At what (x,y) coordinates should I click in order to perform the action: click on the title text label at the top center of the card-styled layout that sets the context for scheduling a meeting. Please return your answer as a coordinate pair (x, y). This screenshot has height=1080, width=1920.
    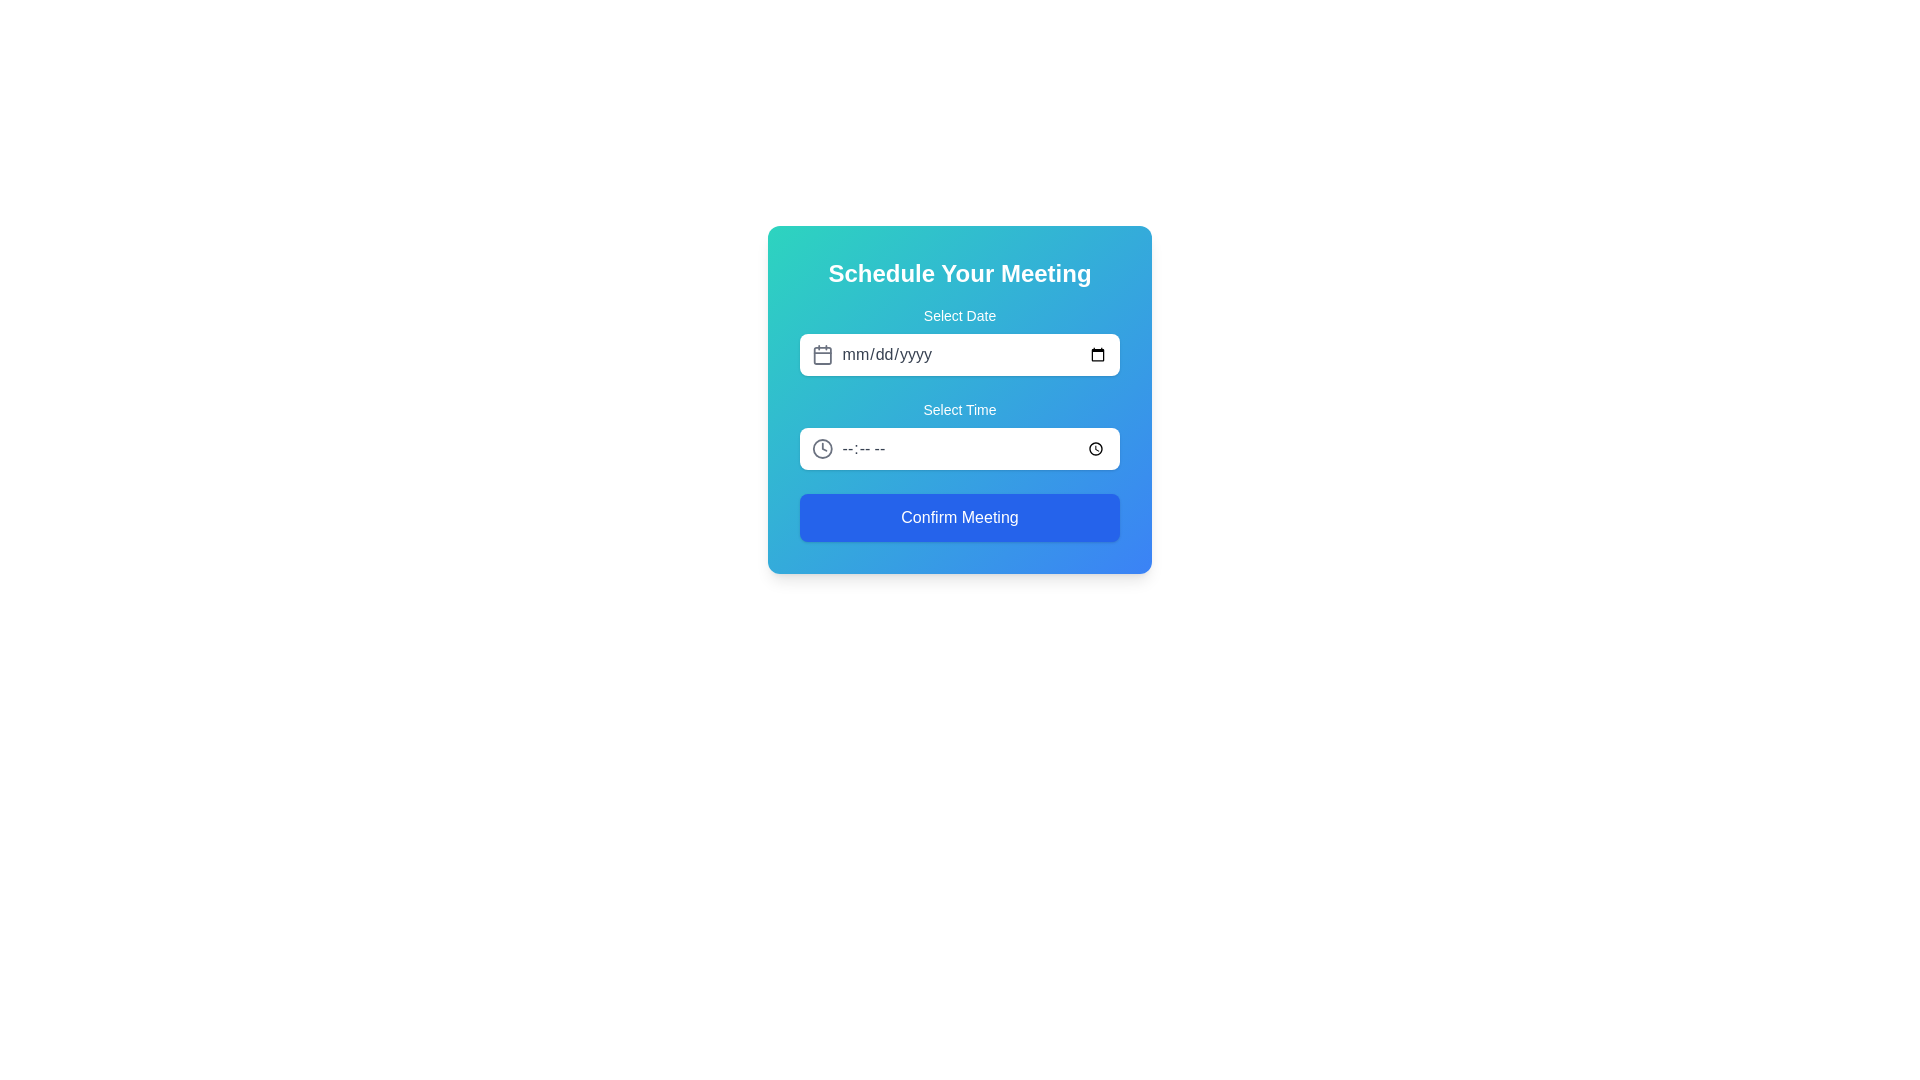
    Looking at the image, I should click on (960, 273).